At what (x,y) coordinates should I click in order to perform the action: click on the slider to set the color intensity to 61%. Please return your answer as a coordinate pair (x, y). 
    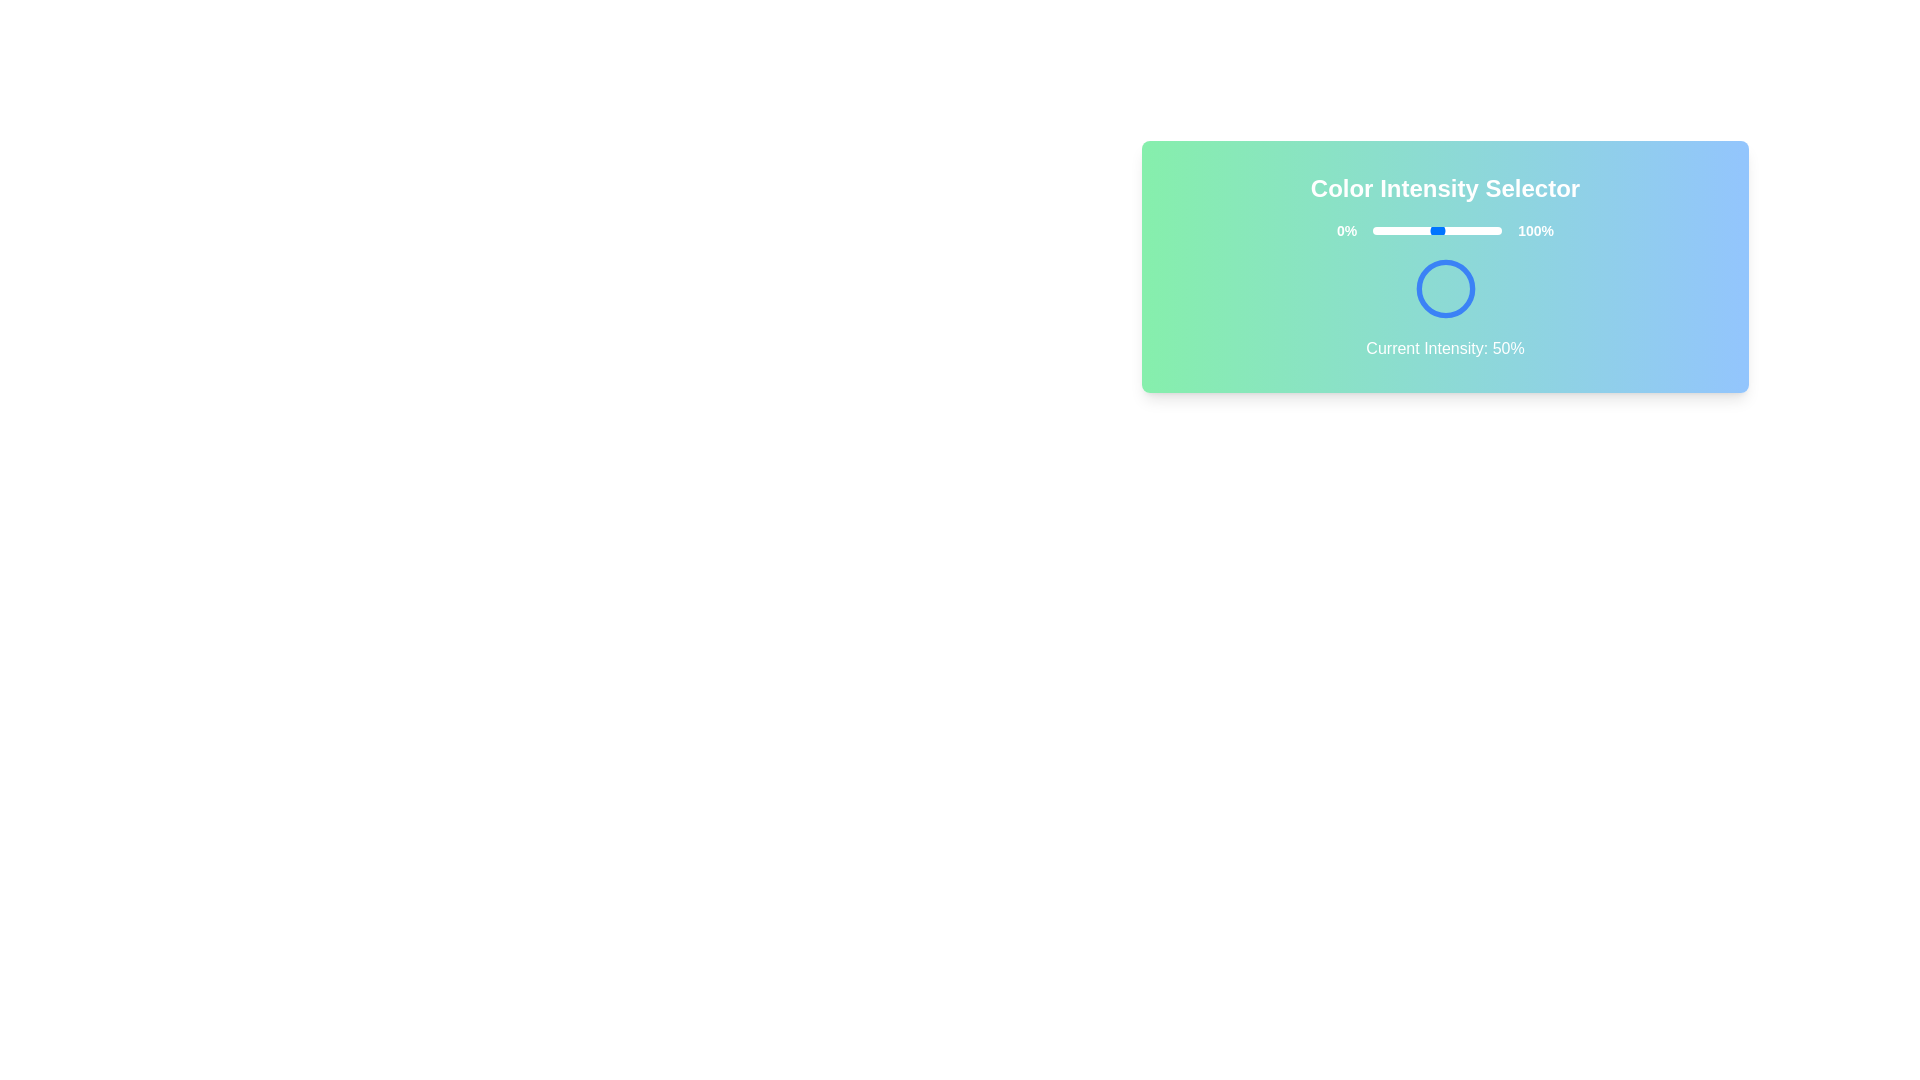
    Looking at the image, I should click on (1451, 230).